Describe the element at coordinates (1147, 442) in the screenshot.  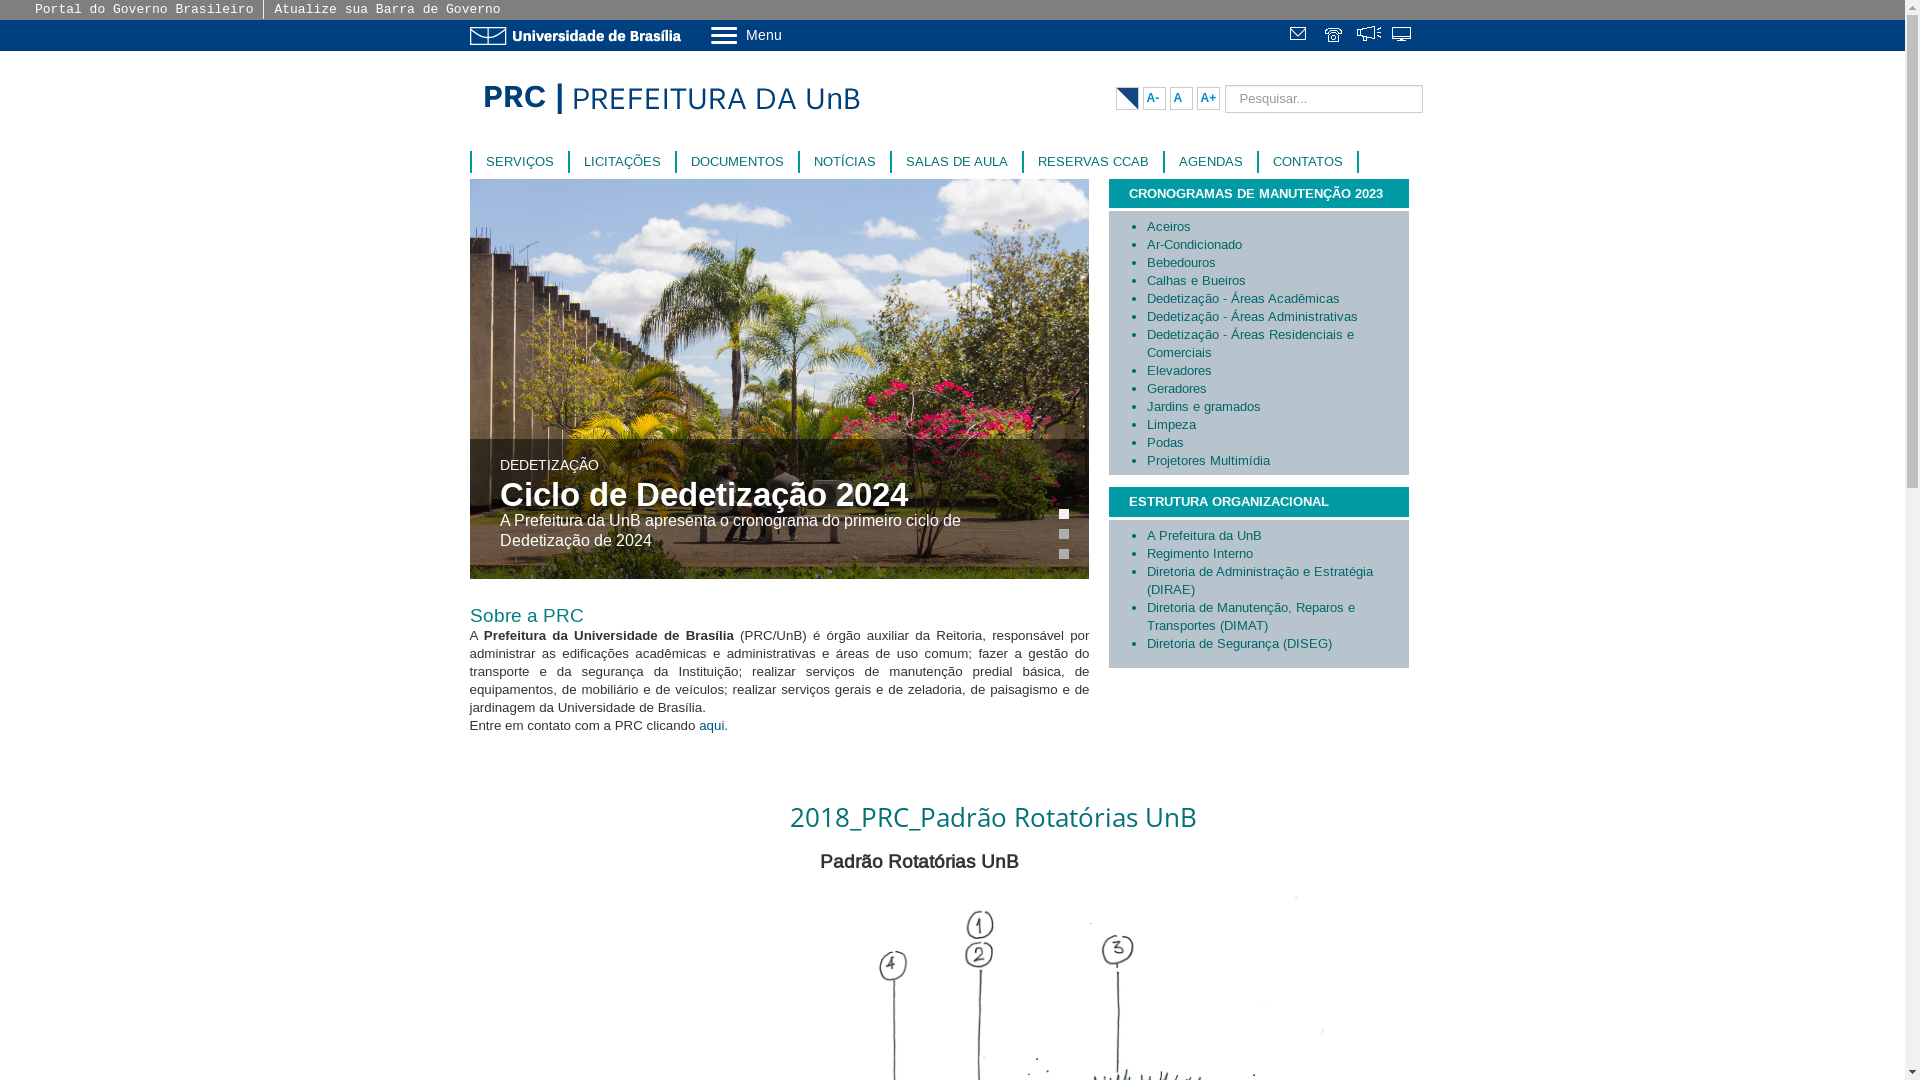
I see `'Podas'` at that location.